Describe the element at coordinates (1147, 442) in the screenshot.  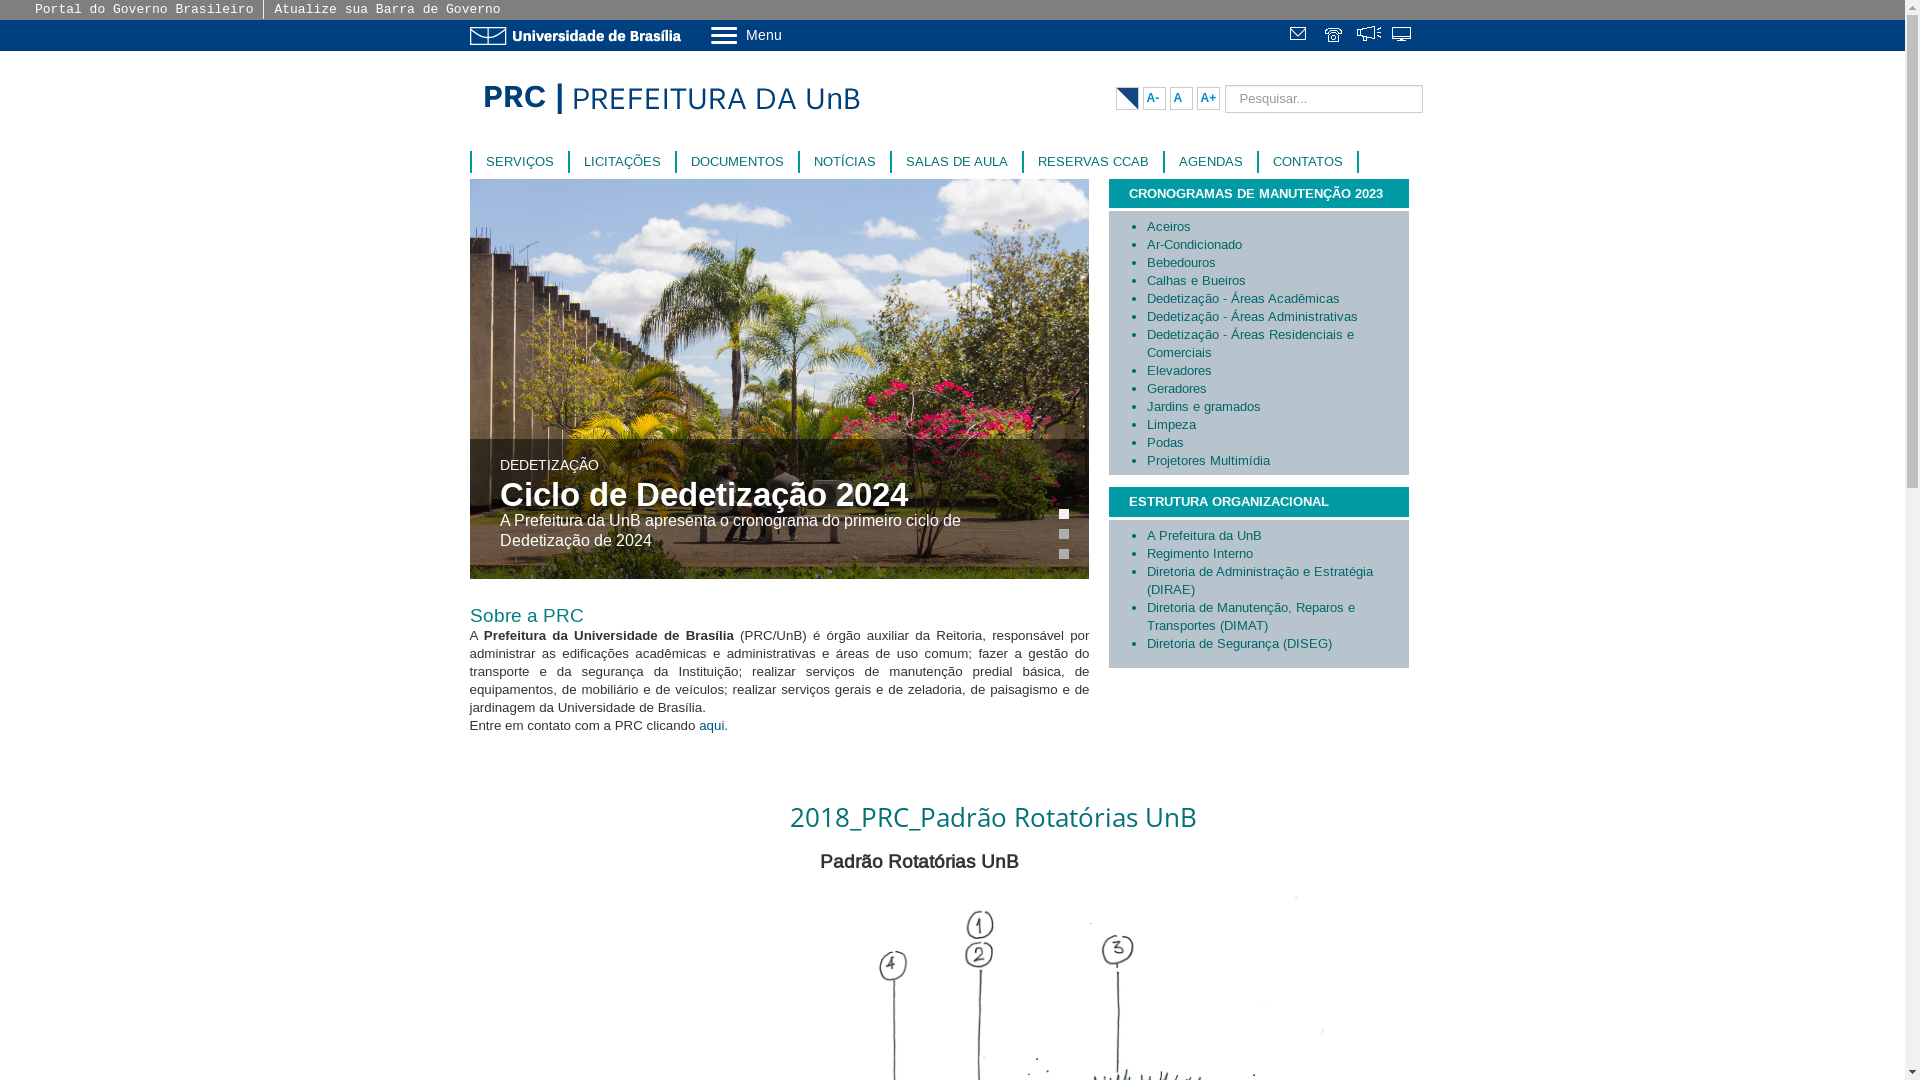
I see `'Podas'` at that location.